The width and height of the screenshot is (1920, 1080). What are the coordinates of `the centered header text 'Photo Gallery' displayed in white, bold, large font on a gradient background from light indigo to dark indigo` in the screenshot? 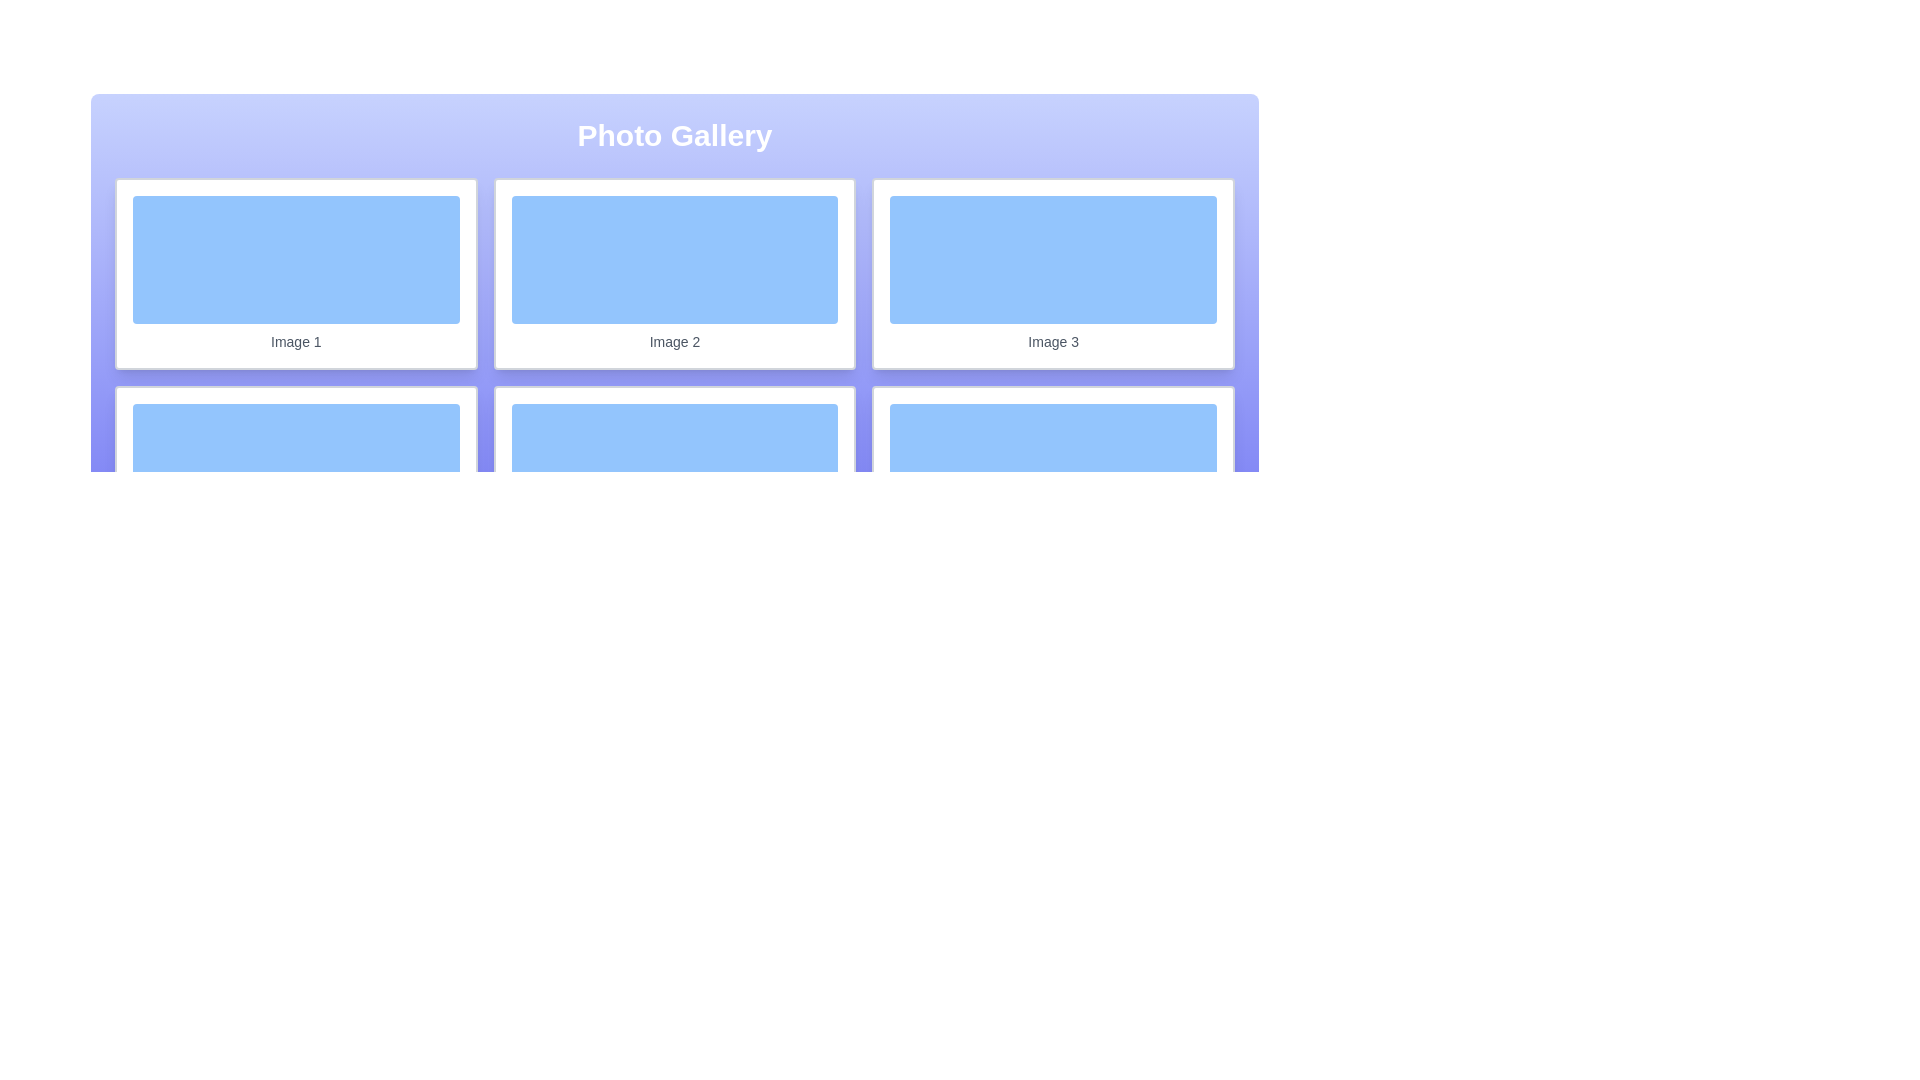 It's located at (675, 135).